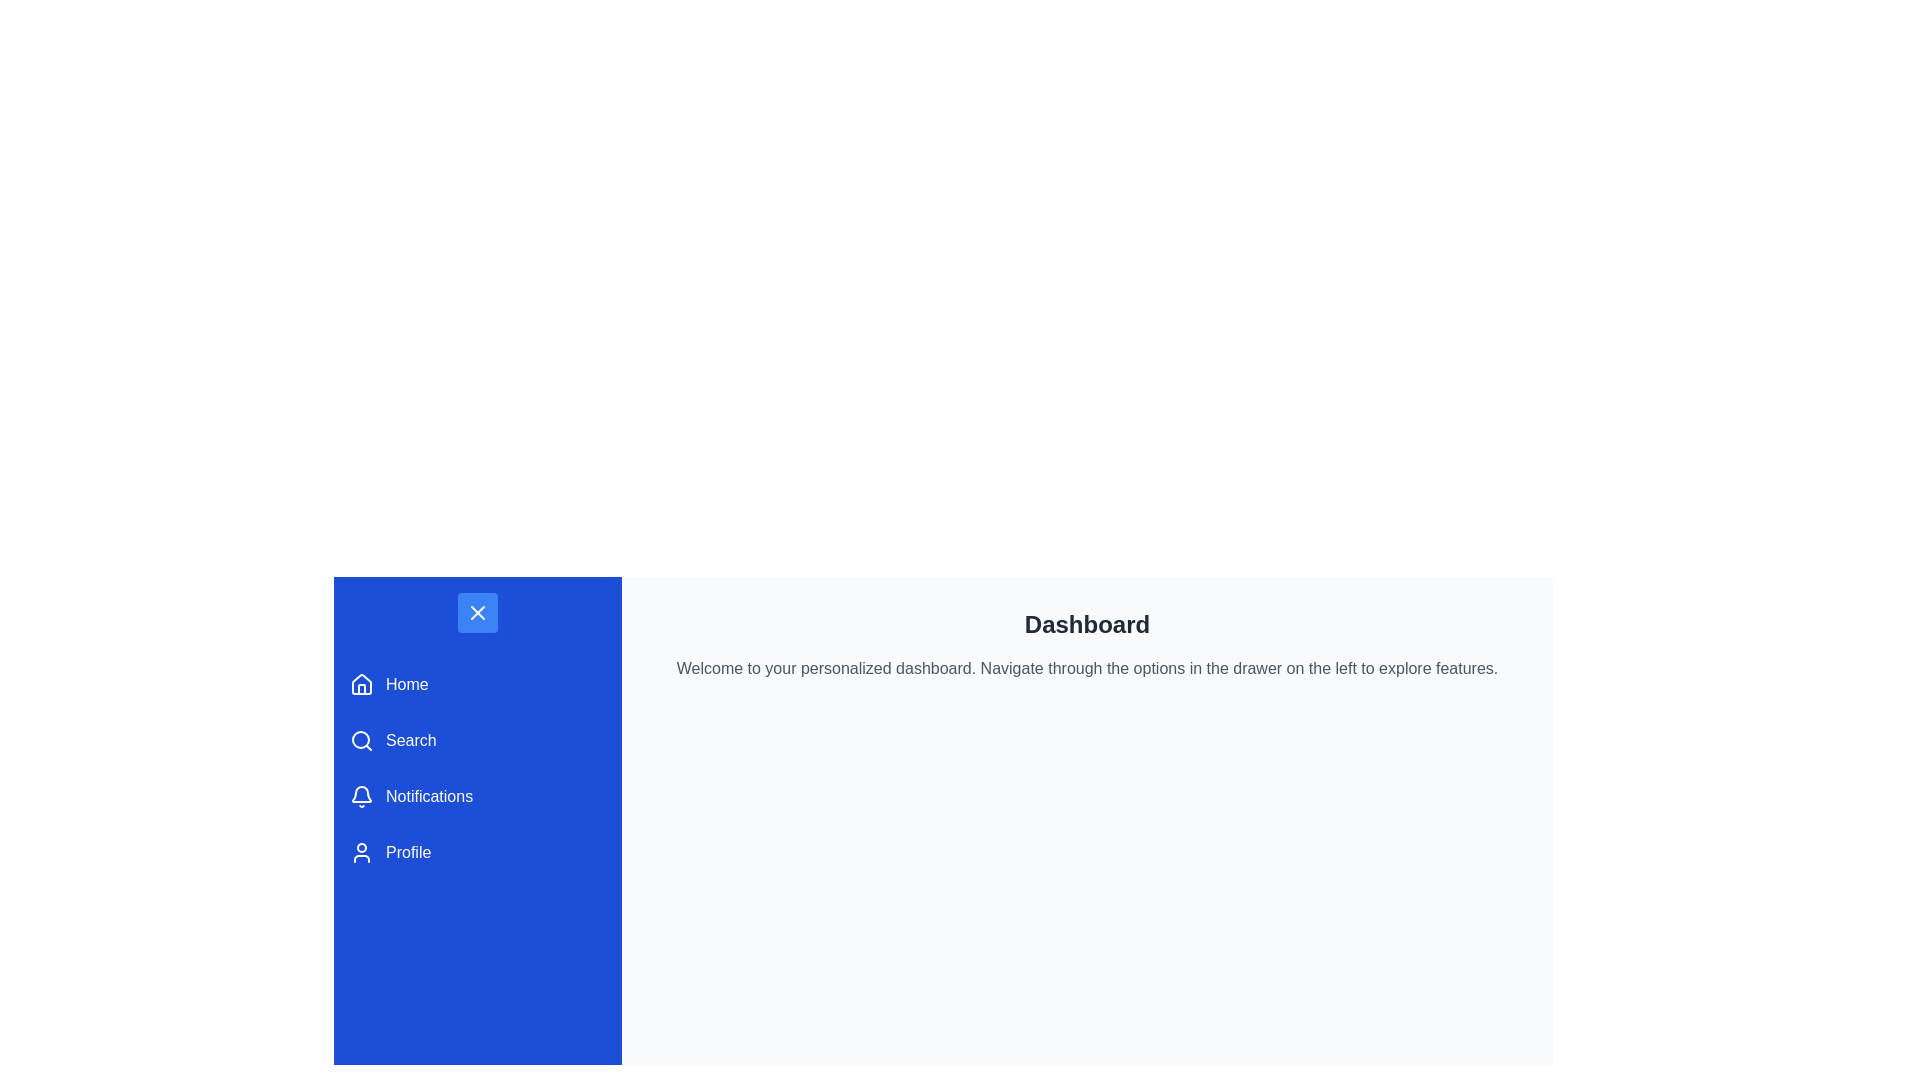  Describe the element at coordinates (361, 682) in the screenshot. I see `the house icon located in the left-side navigation drawer adjacent to the label 'Home'` at that location.